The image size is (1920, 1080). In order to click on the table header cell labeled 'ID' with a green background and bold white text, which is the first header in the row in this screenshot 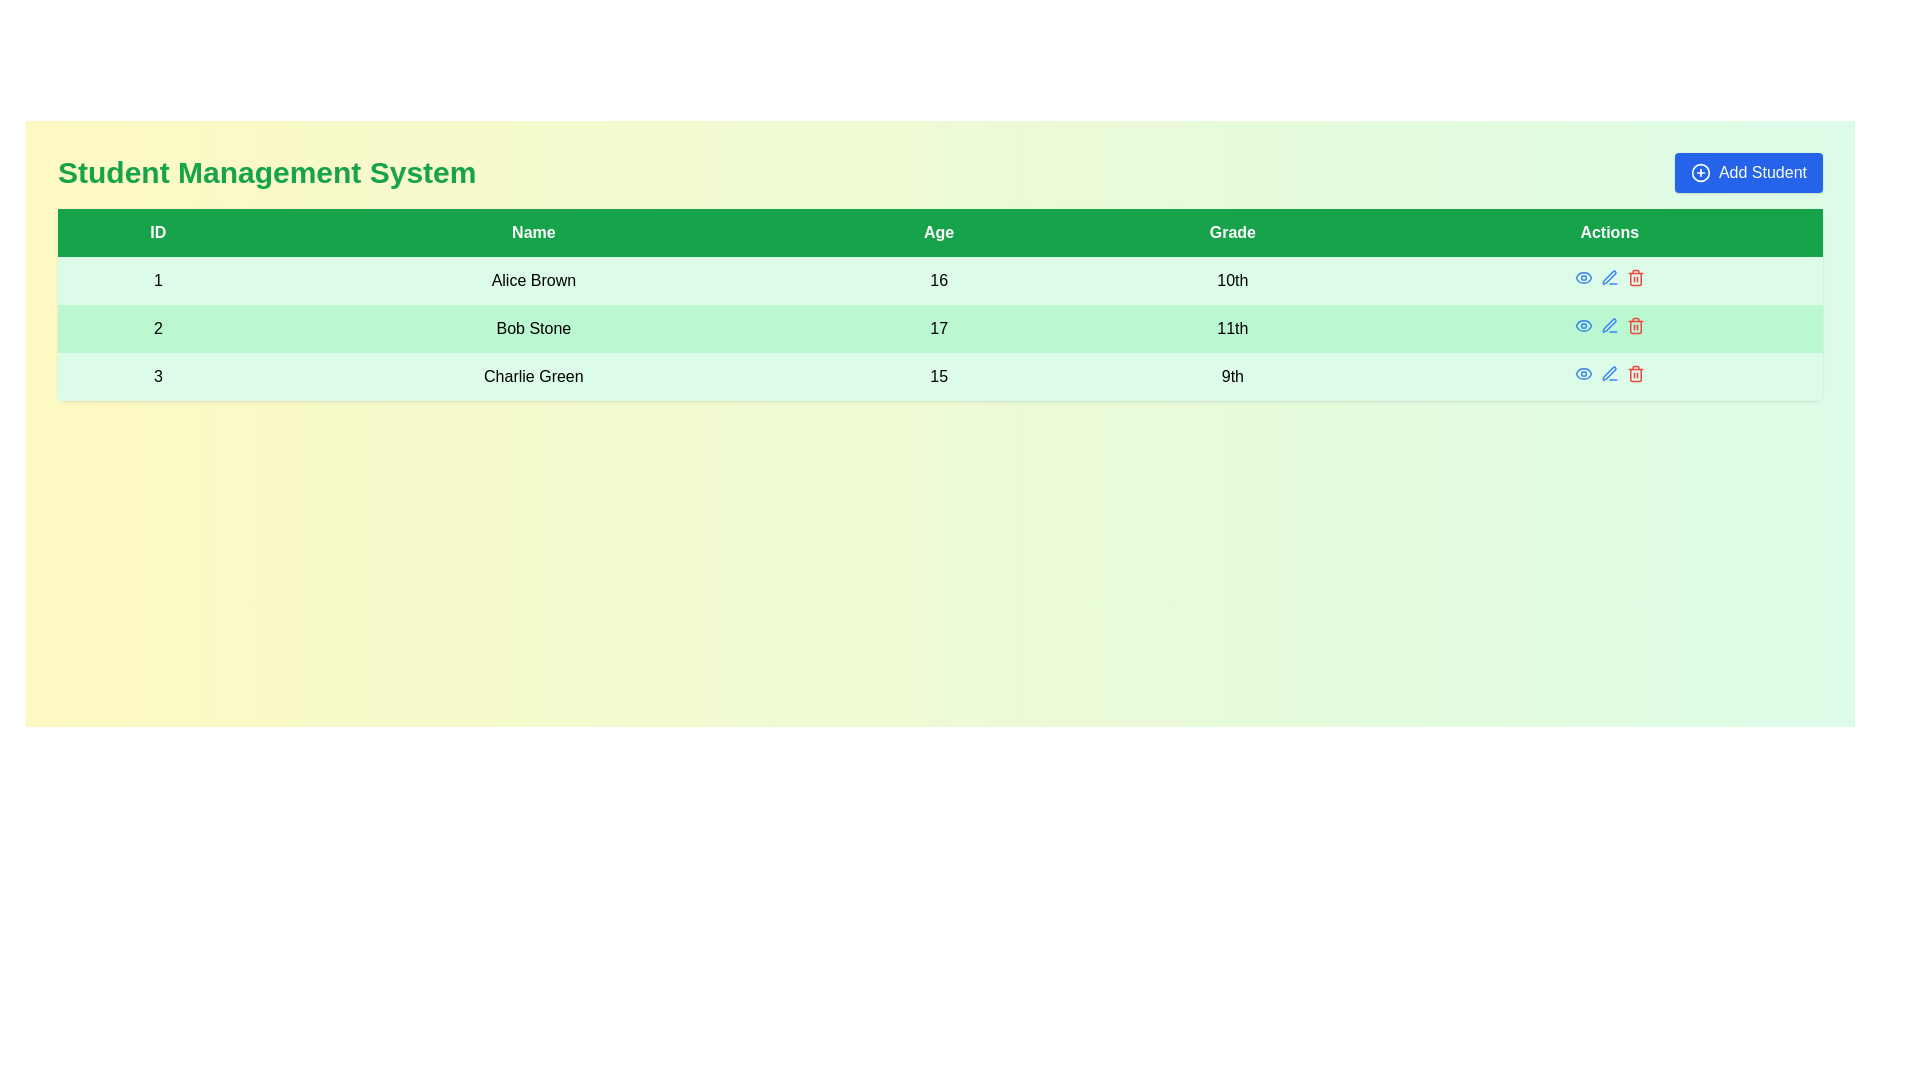, I will do `click(157, 231)`.